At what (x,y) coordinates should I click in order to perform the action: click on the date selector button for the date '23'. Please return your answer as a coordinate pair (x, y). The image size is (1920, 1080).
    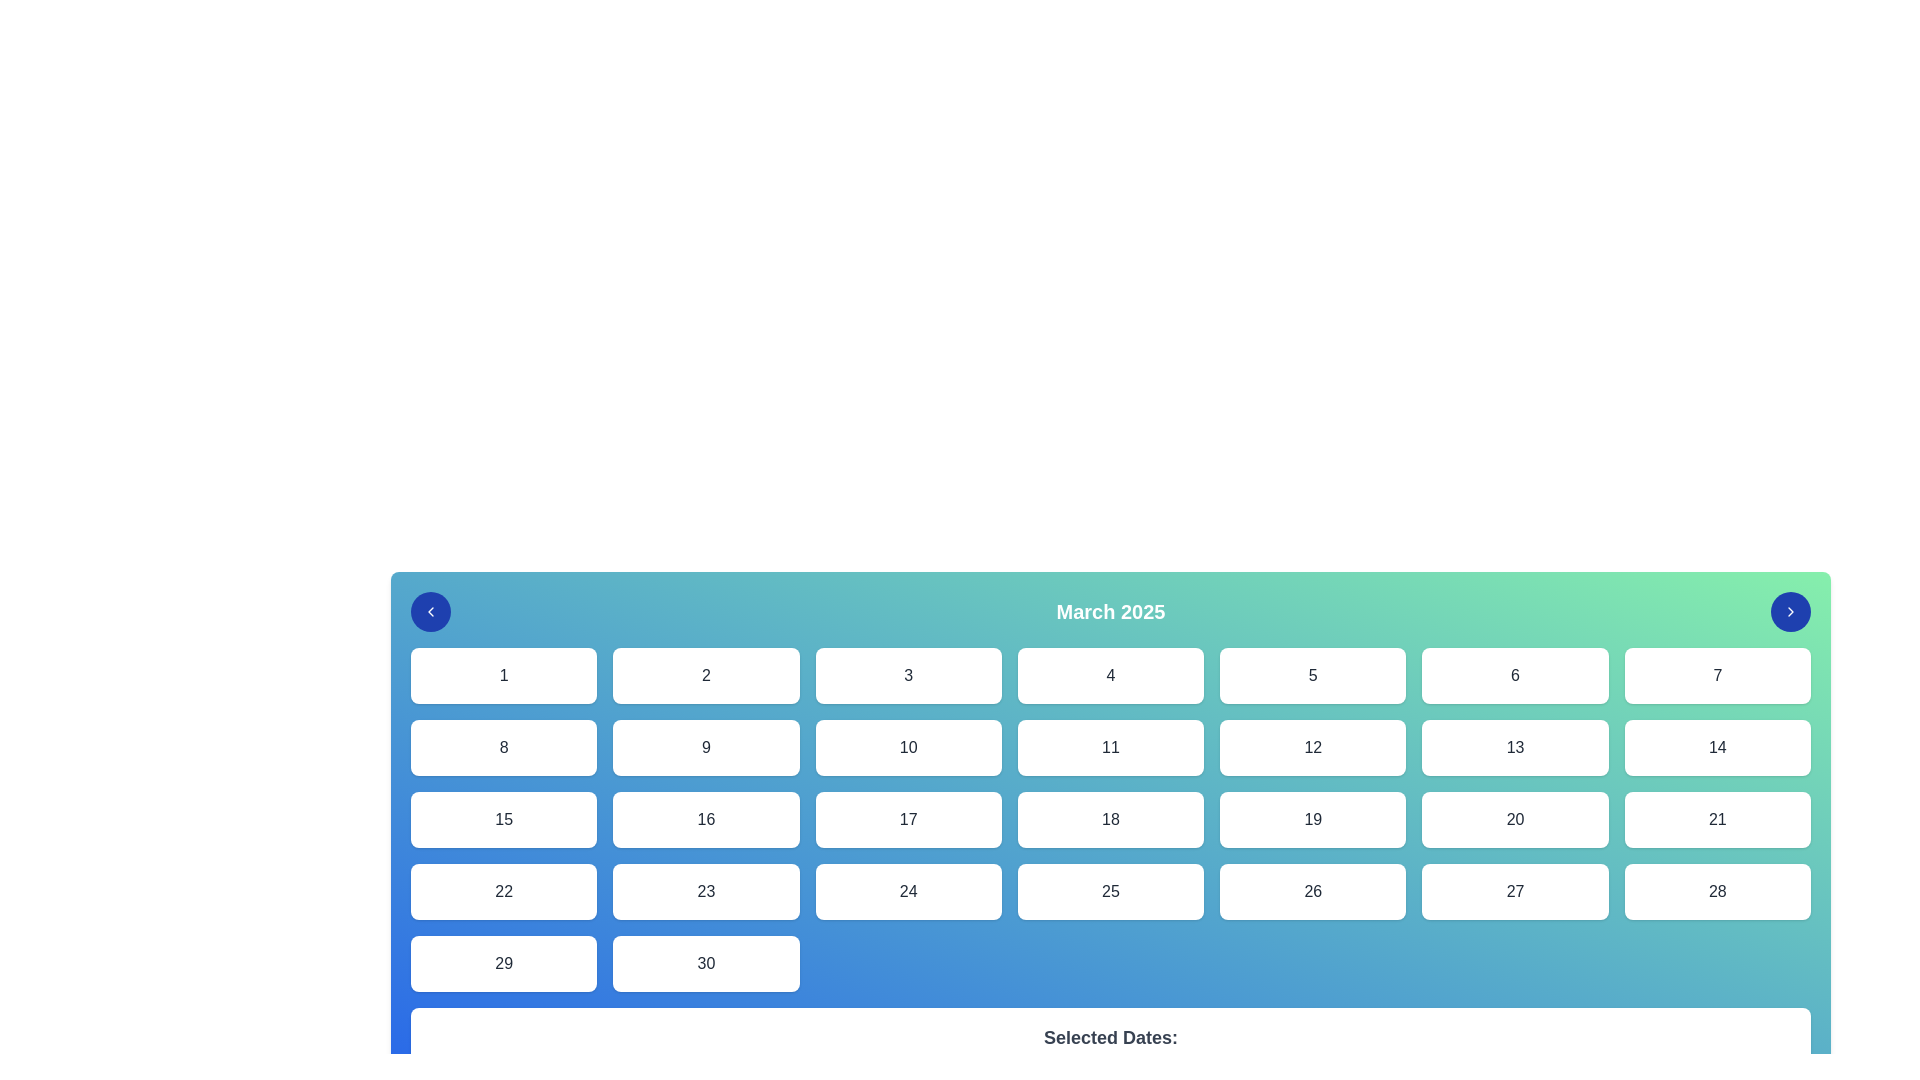
    Looking at the image, I should click on (706, 890).